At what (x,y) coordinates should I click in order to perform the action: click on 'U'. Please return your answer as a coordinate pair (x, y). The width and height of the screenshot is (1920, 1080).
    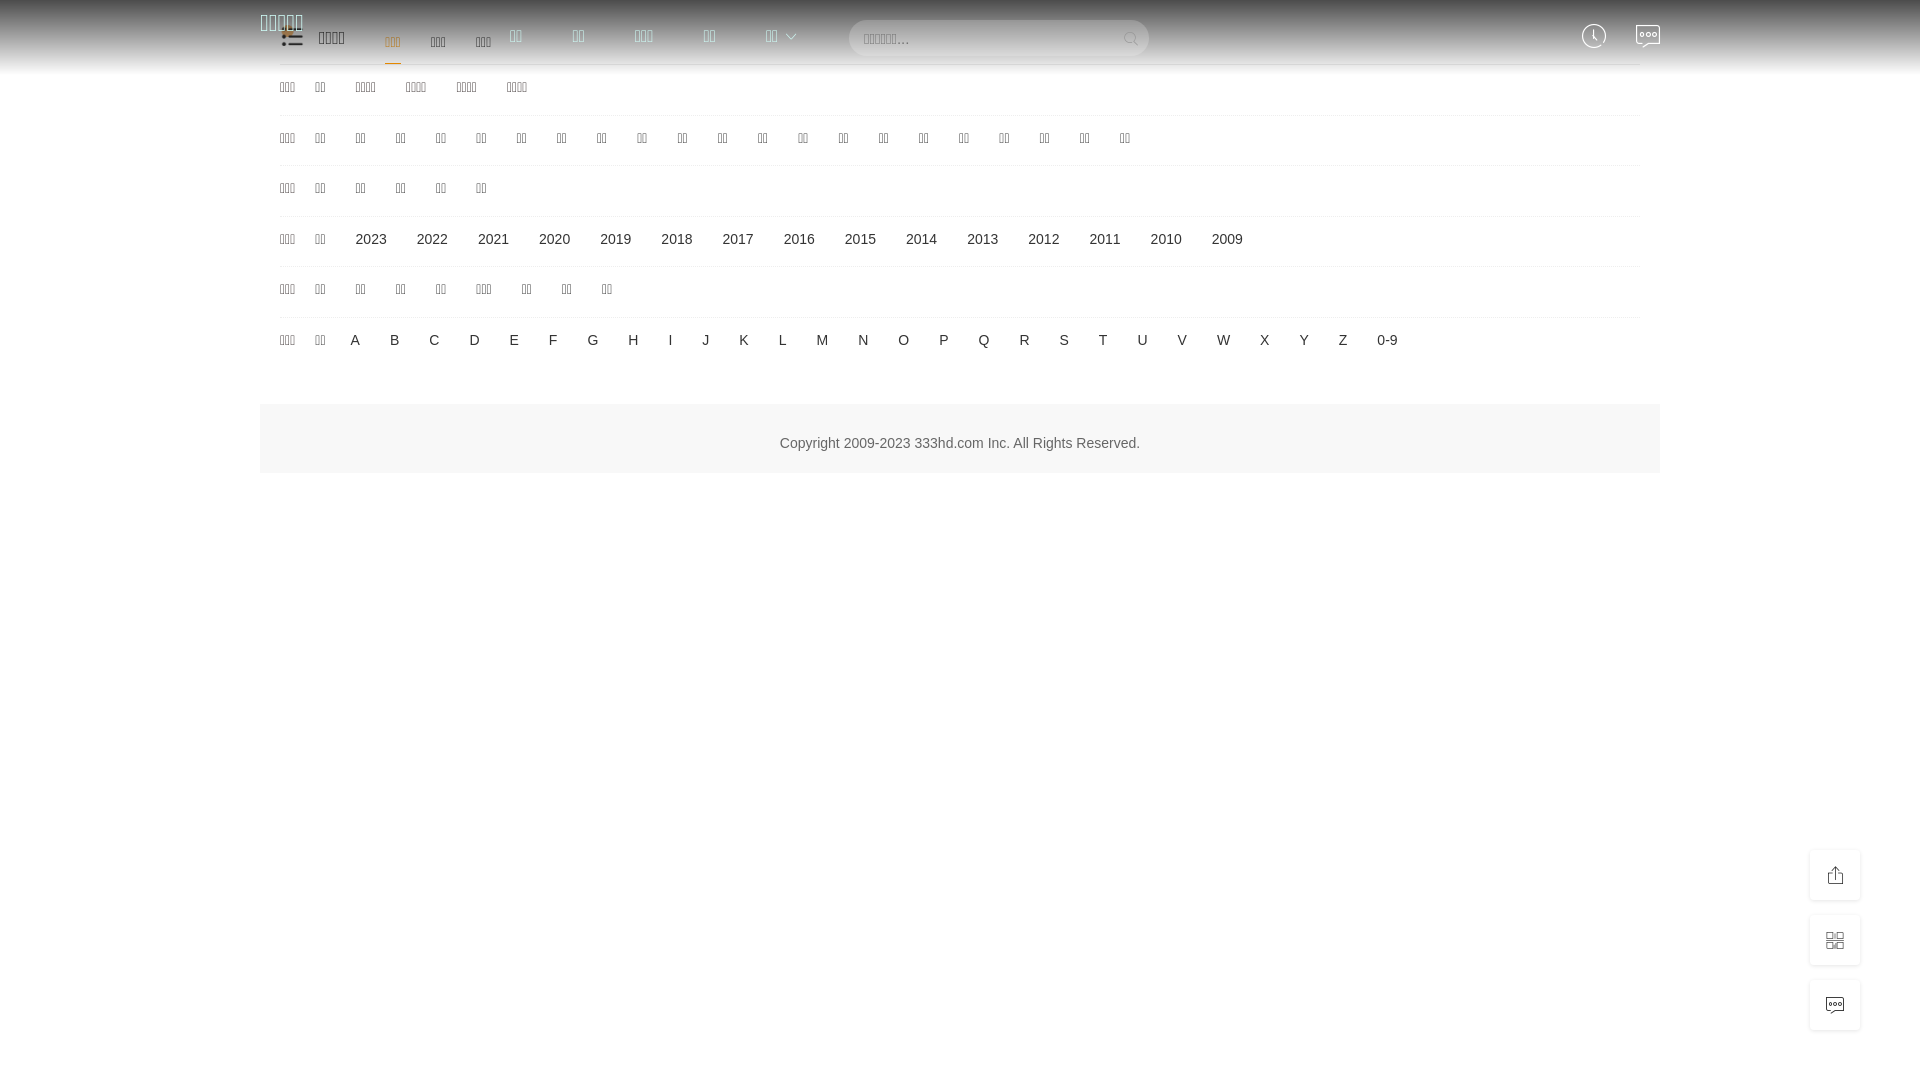
    Looking at the image, I should click on (1142, 339).